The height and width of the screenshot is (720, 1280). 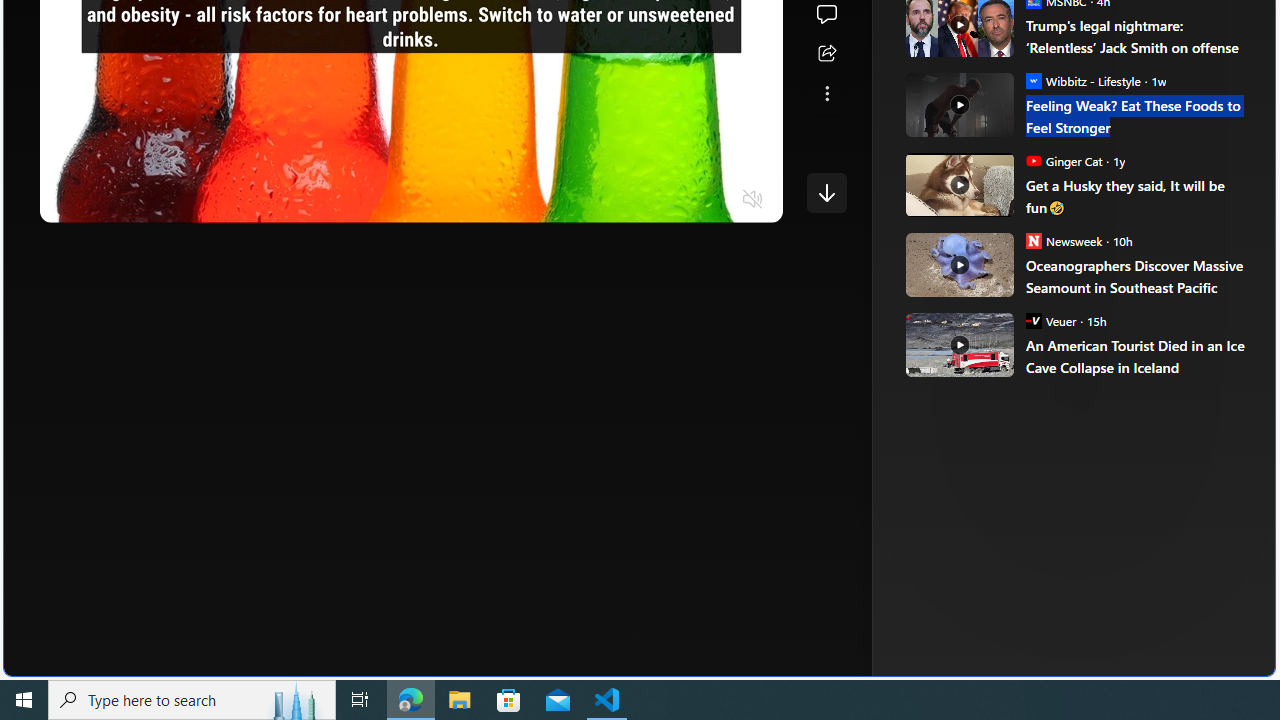 What do you see at coordinates (1063, 159) in the screenshot?
I see `'Ginger Cat Ginger Cat'` at bounding box center [1063, 159].